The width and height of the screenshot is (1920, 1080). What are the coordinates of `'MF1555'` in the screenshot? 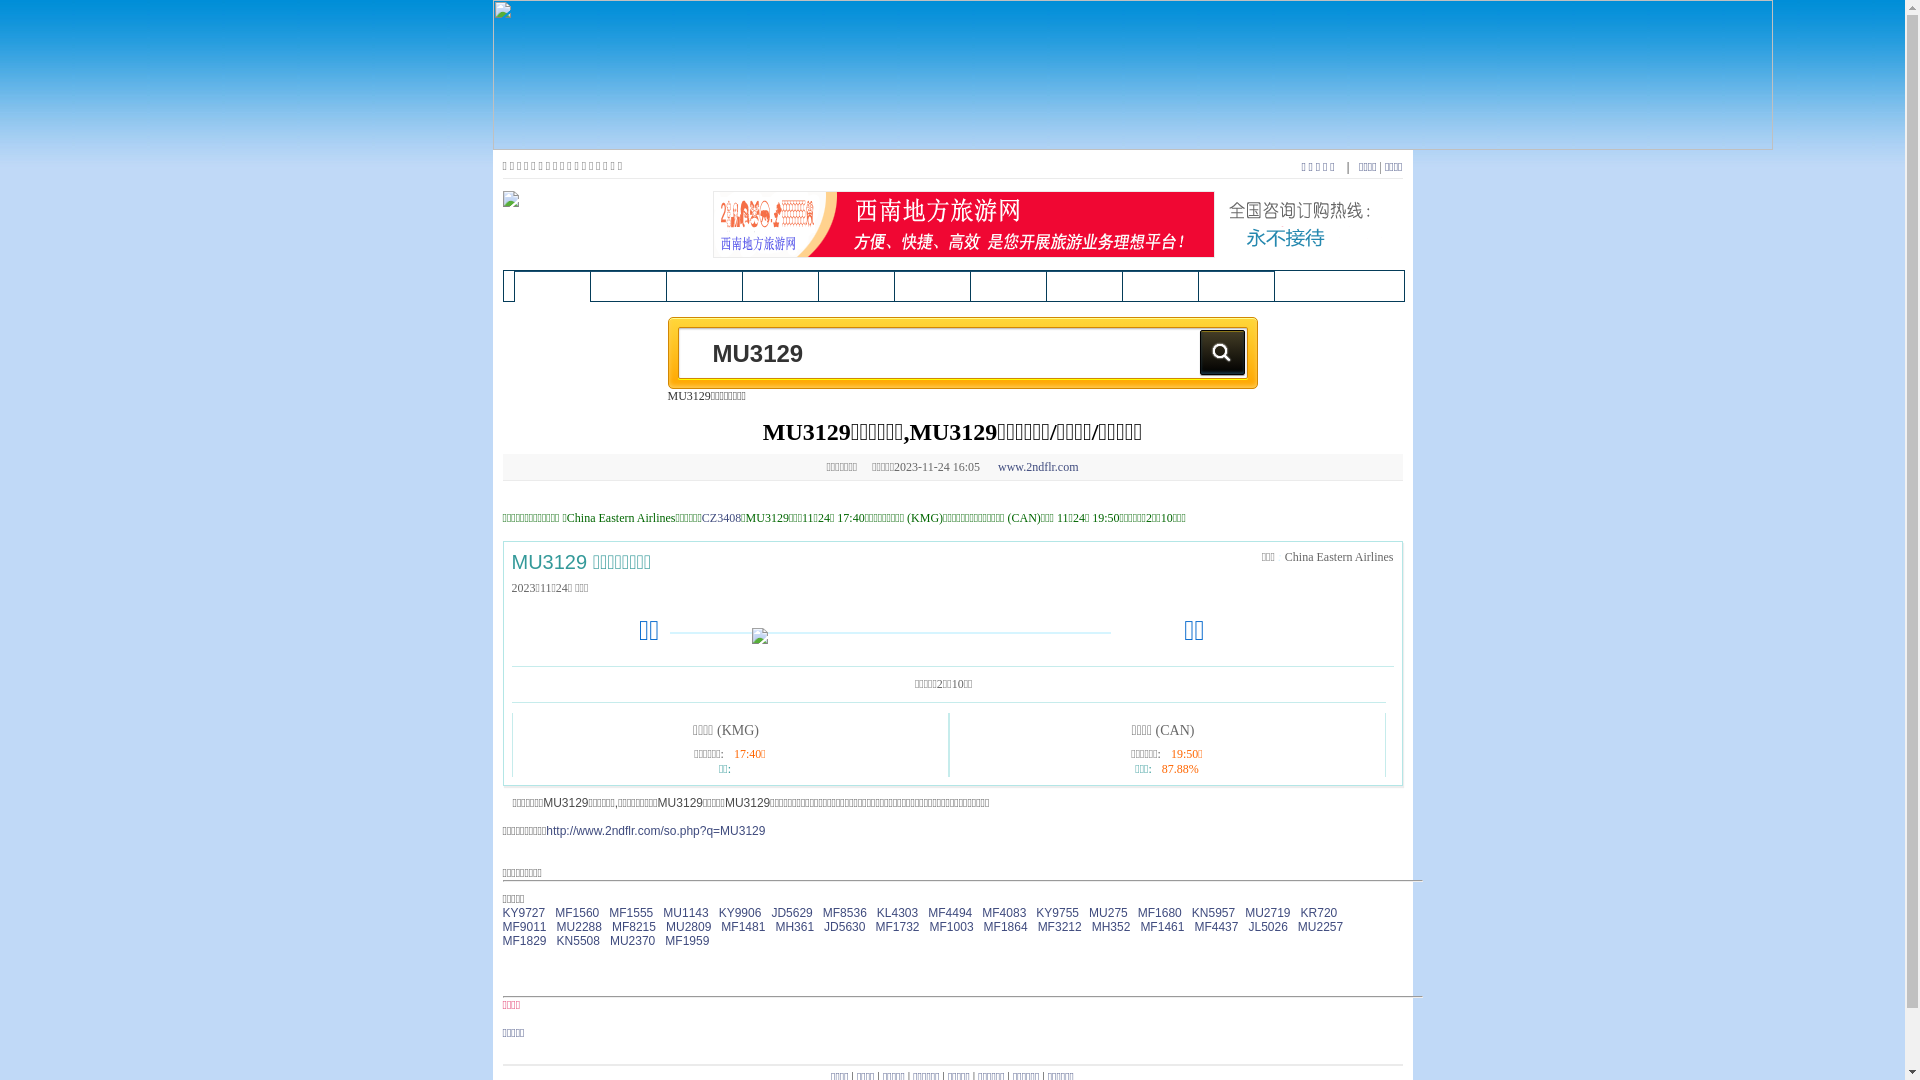 It's located at (629, 913).